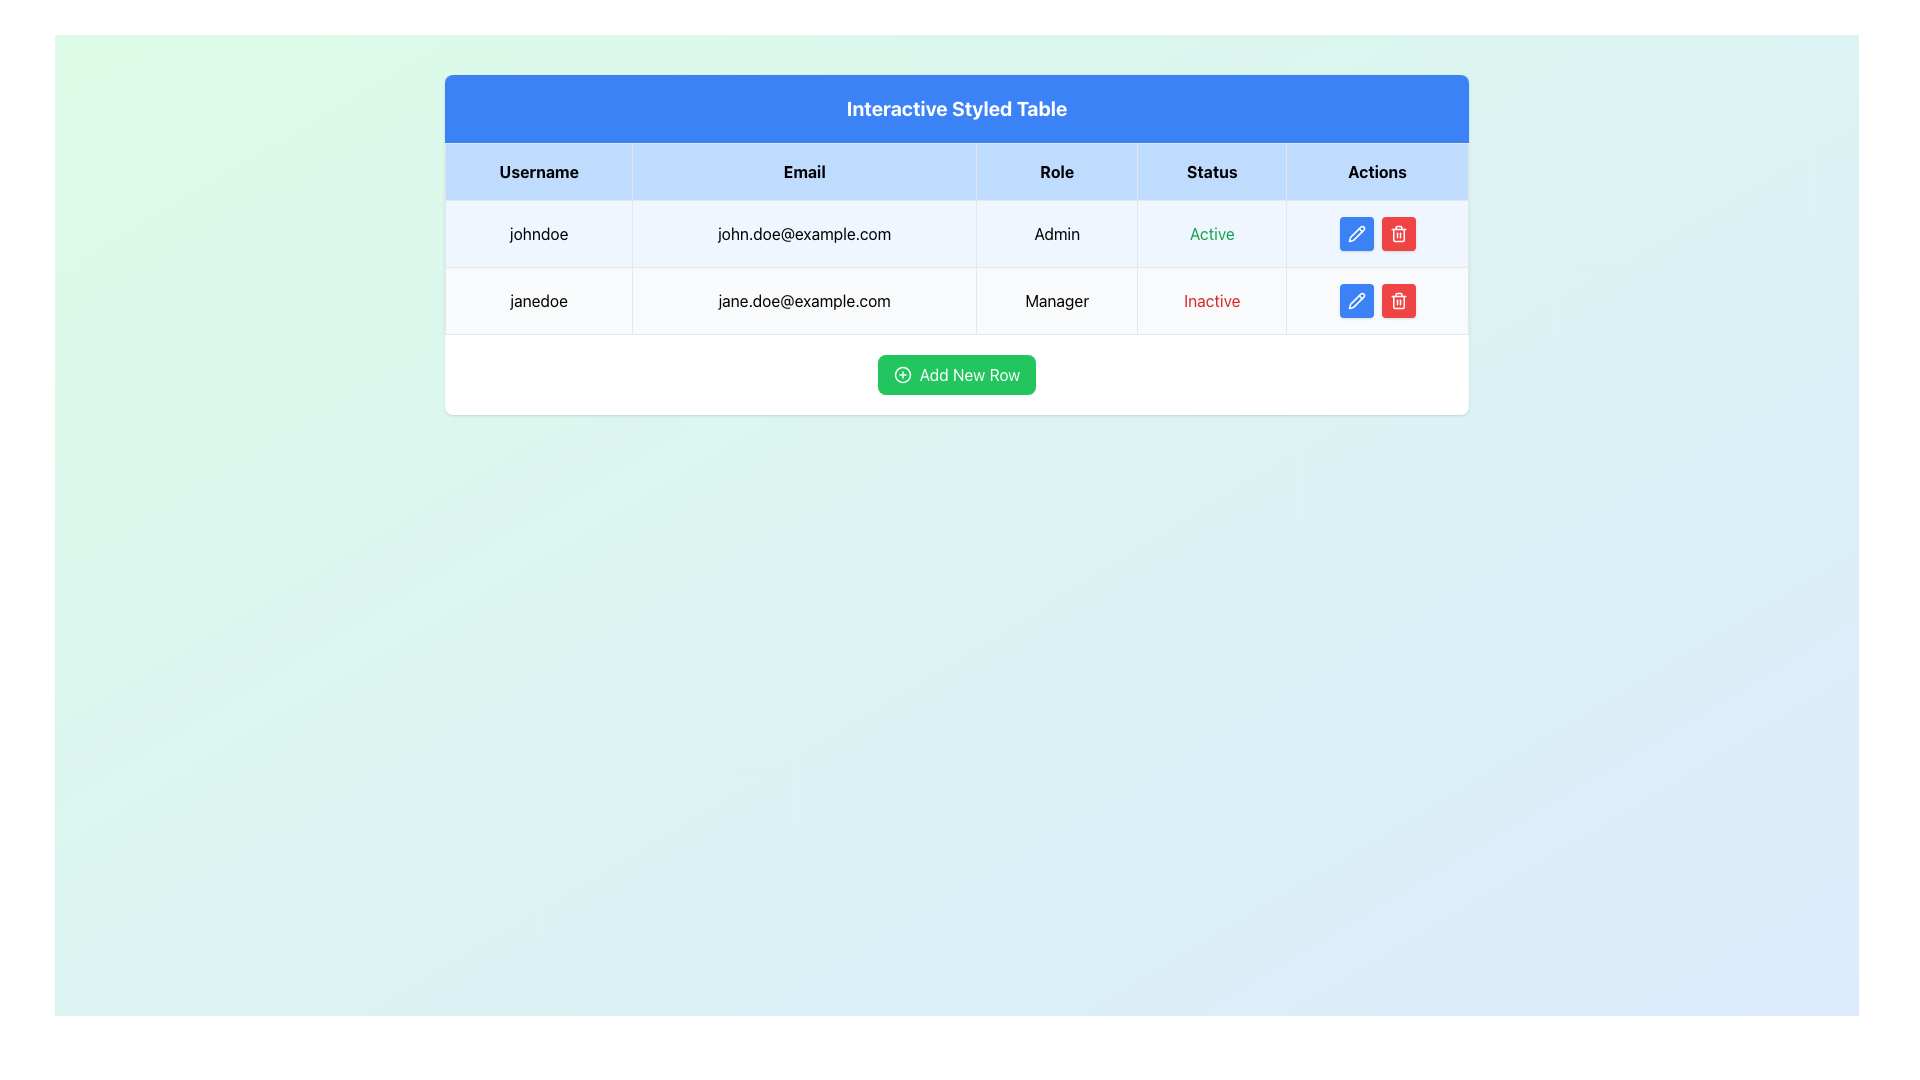 This screenshot has height=1080, width=1920. I want to click on the 'Manager' text label element located under the 'Role' column for the user 'janedoe' in the table layout, so click(1056, 300).